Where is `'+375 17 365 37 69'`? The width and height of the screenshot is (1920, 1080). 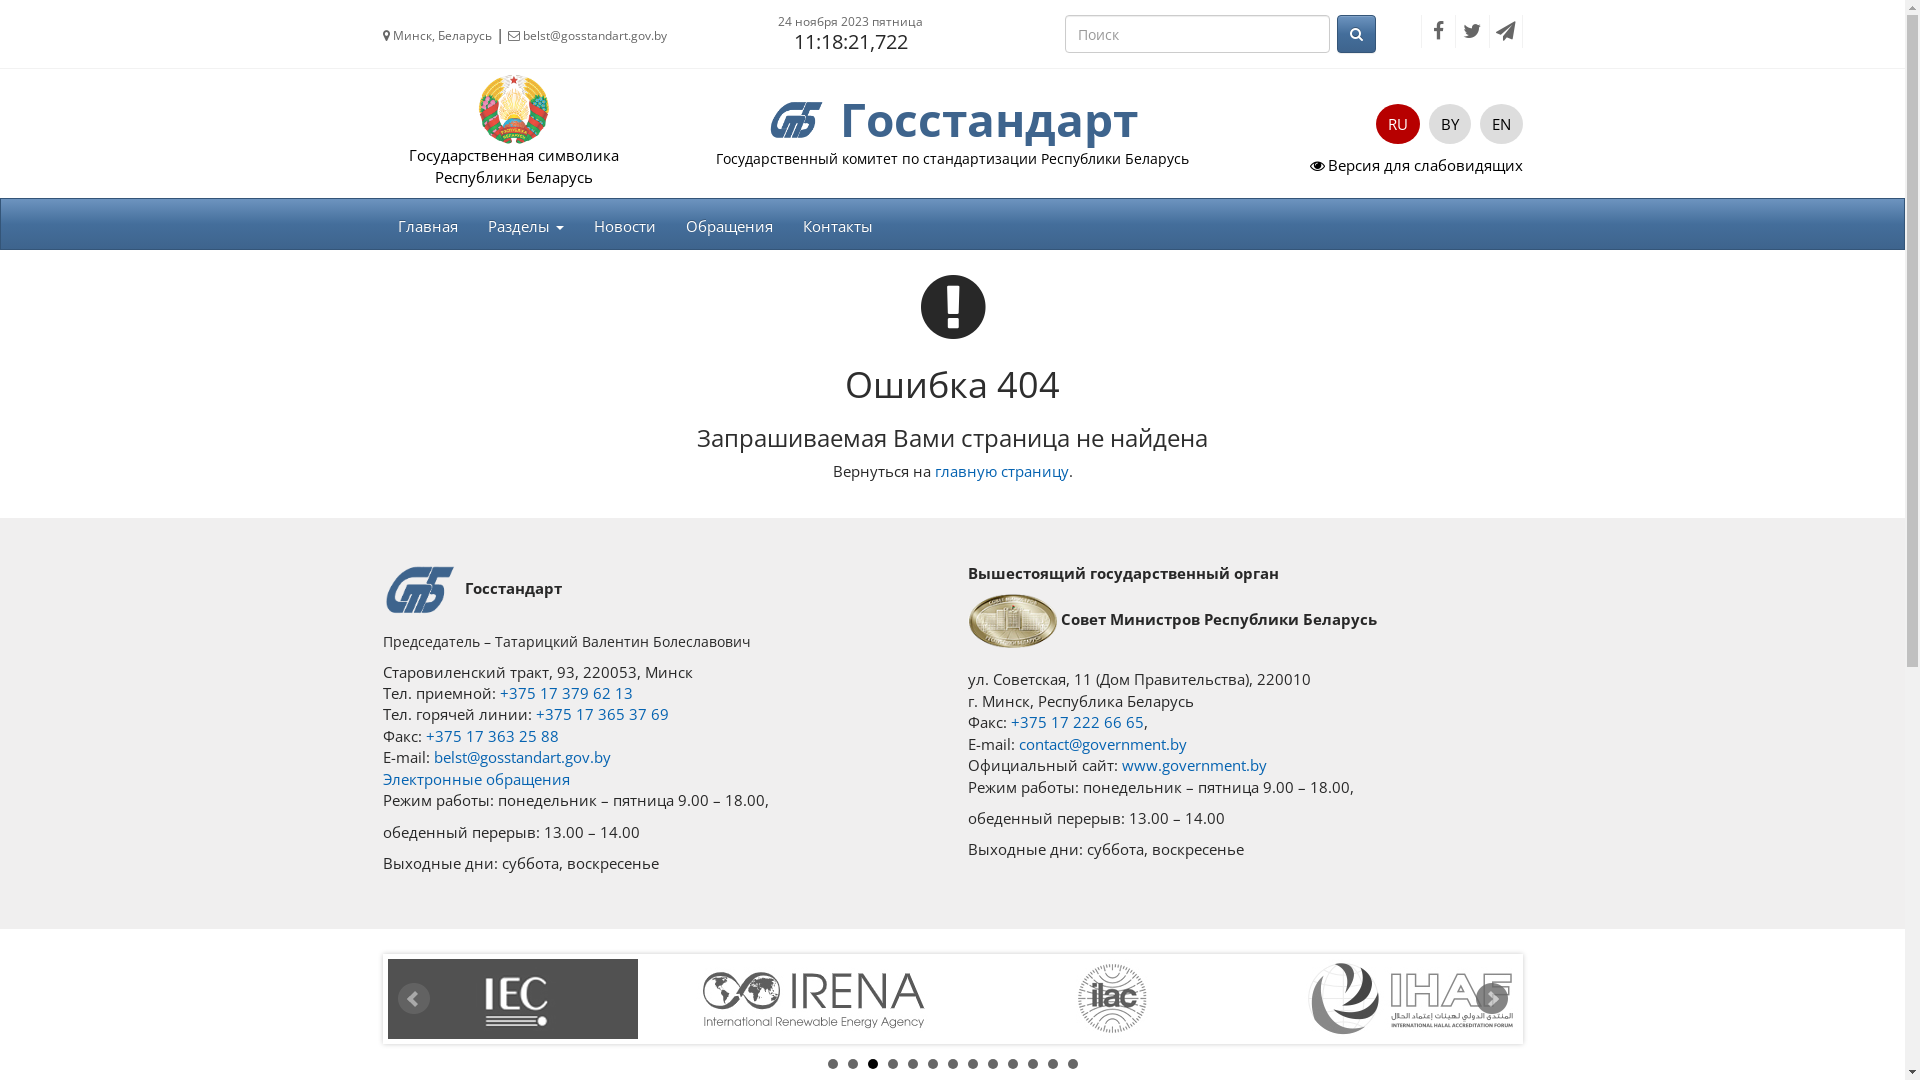
'+375 17 365 37 69' is located at coordinates (536, 712).